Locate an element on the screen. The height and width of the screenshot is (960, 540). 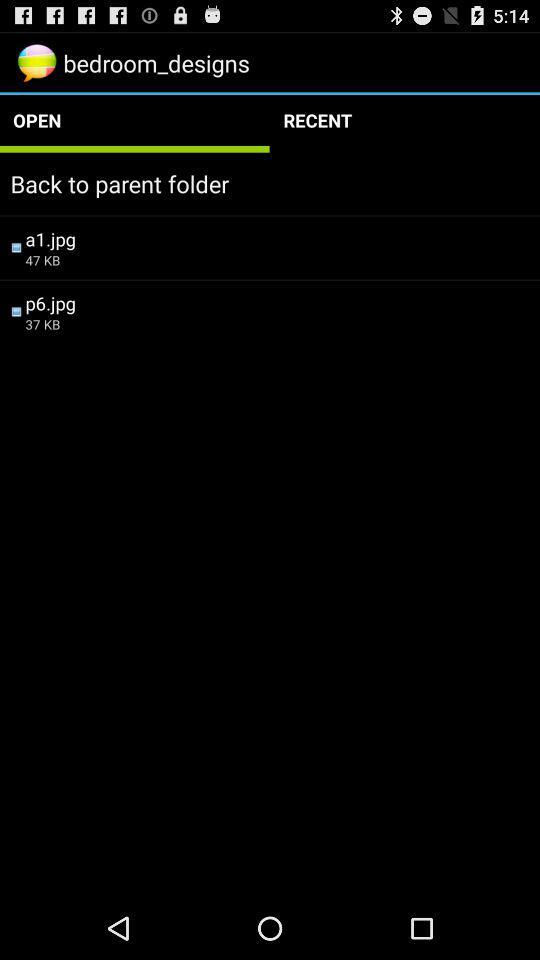
the app above 37 kb is located at coordinates (276, 302).